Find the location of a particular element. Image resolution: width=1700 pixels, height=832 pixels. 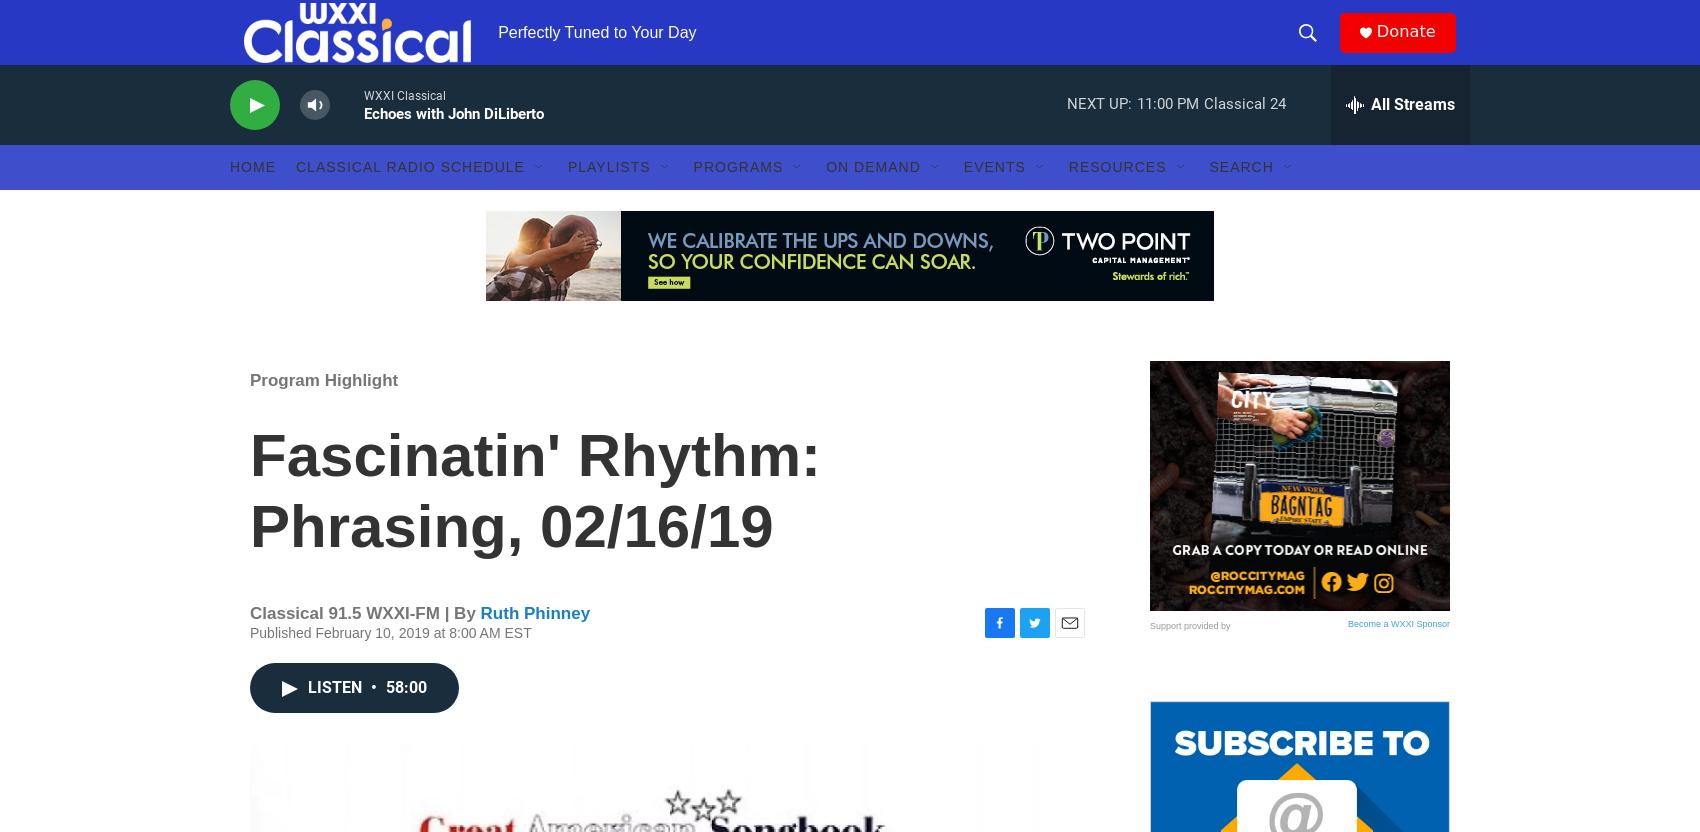

'Echoes with John DiLiberto' is located at coordinates (454, 154).